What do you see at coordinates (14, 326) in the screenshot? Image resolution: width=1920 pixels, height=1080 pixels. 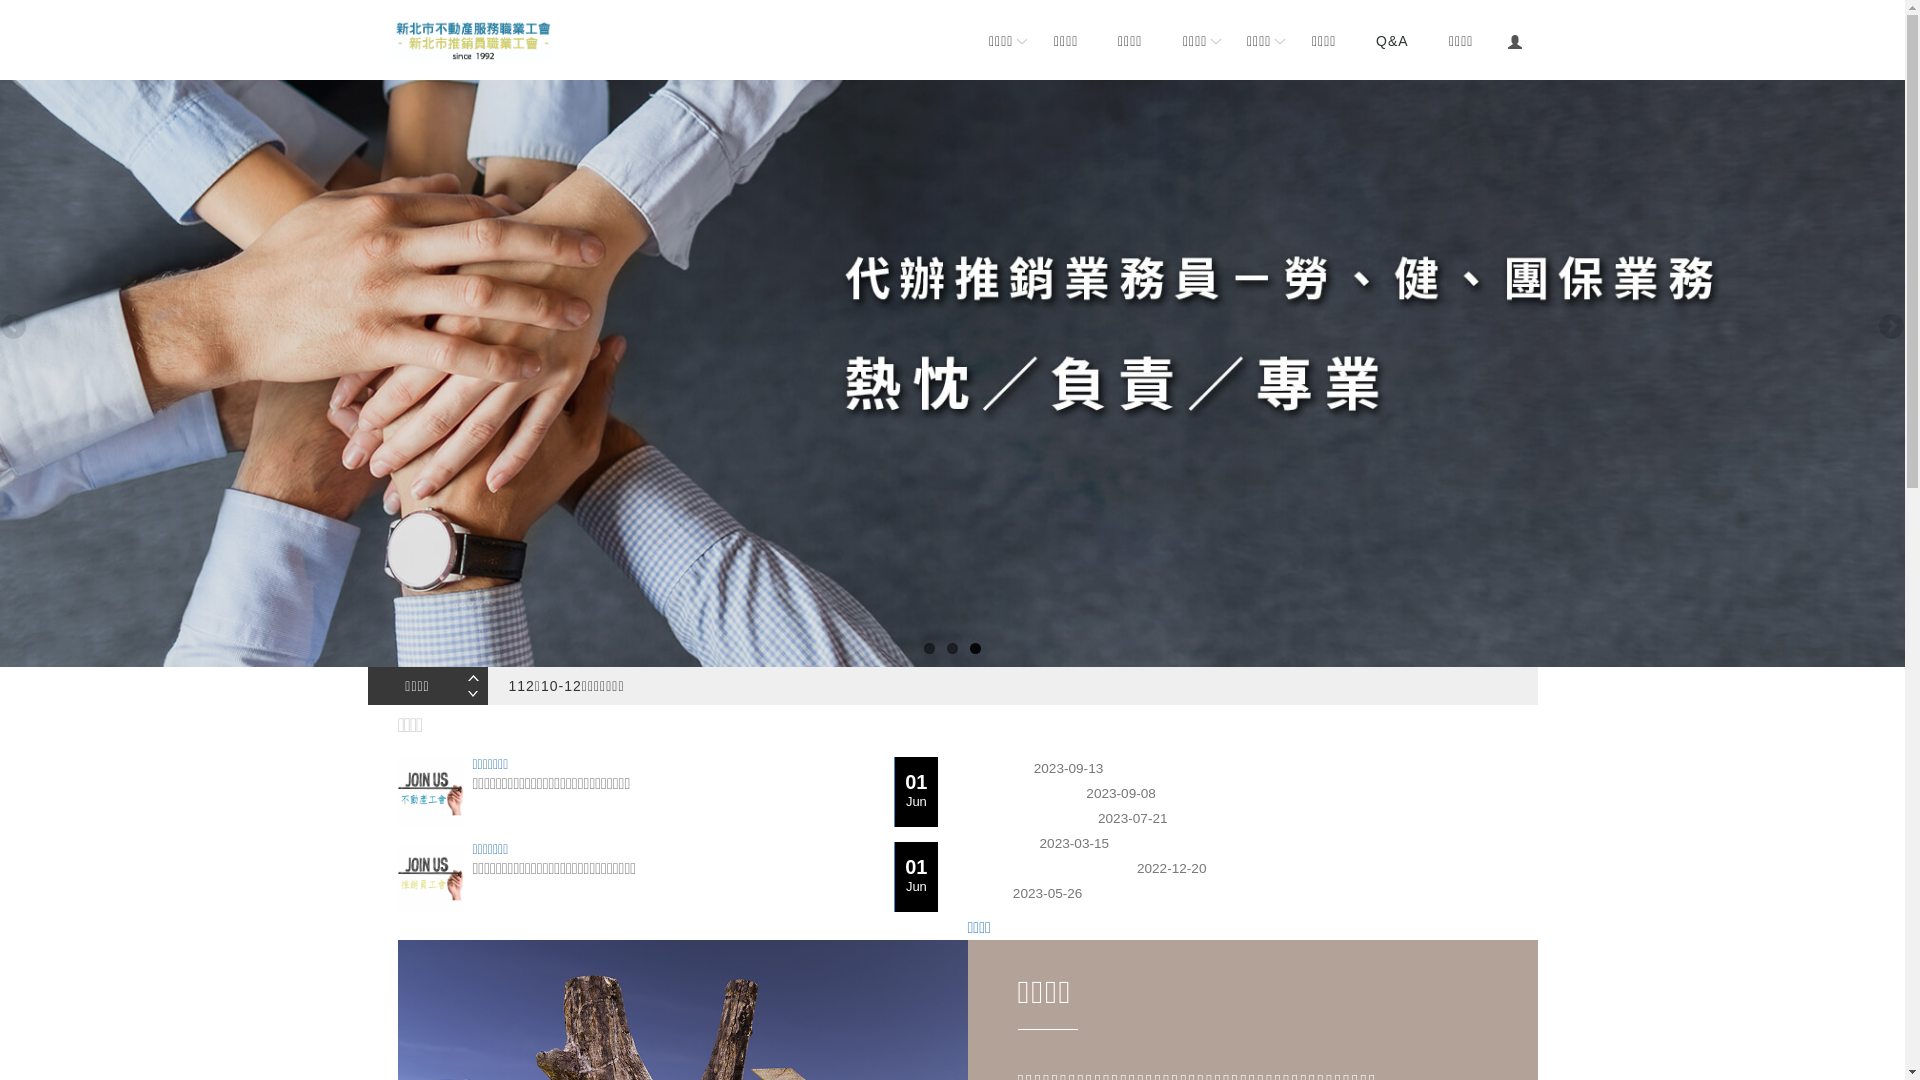 I see `'Previous'` at bounding box center [14, 326].